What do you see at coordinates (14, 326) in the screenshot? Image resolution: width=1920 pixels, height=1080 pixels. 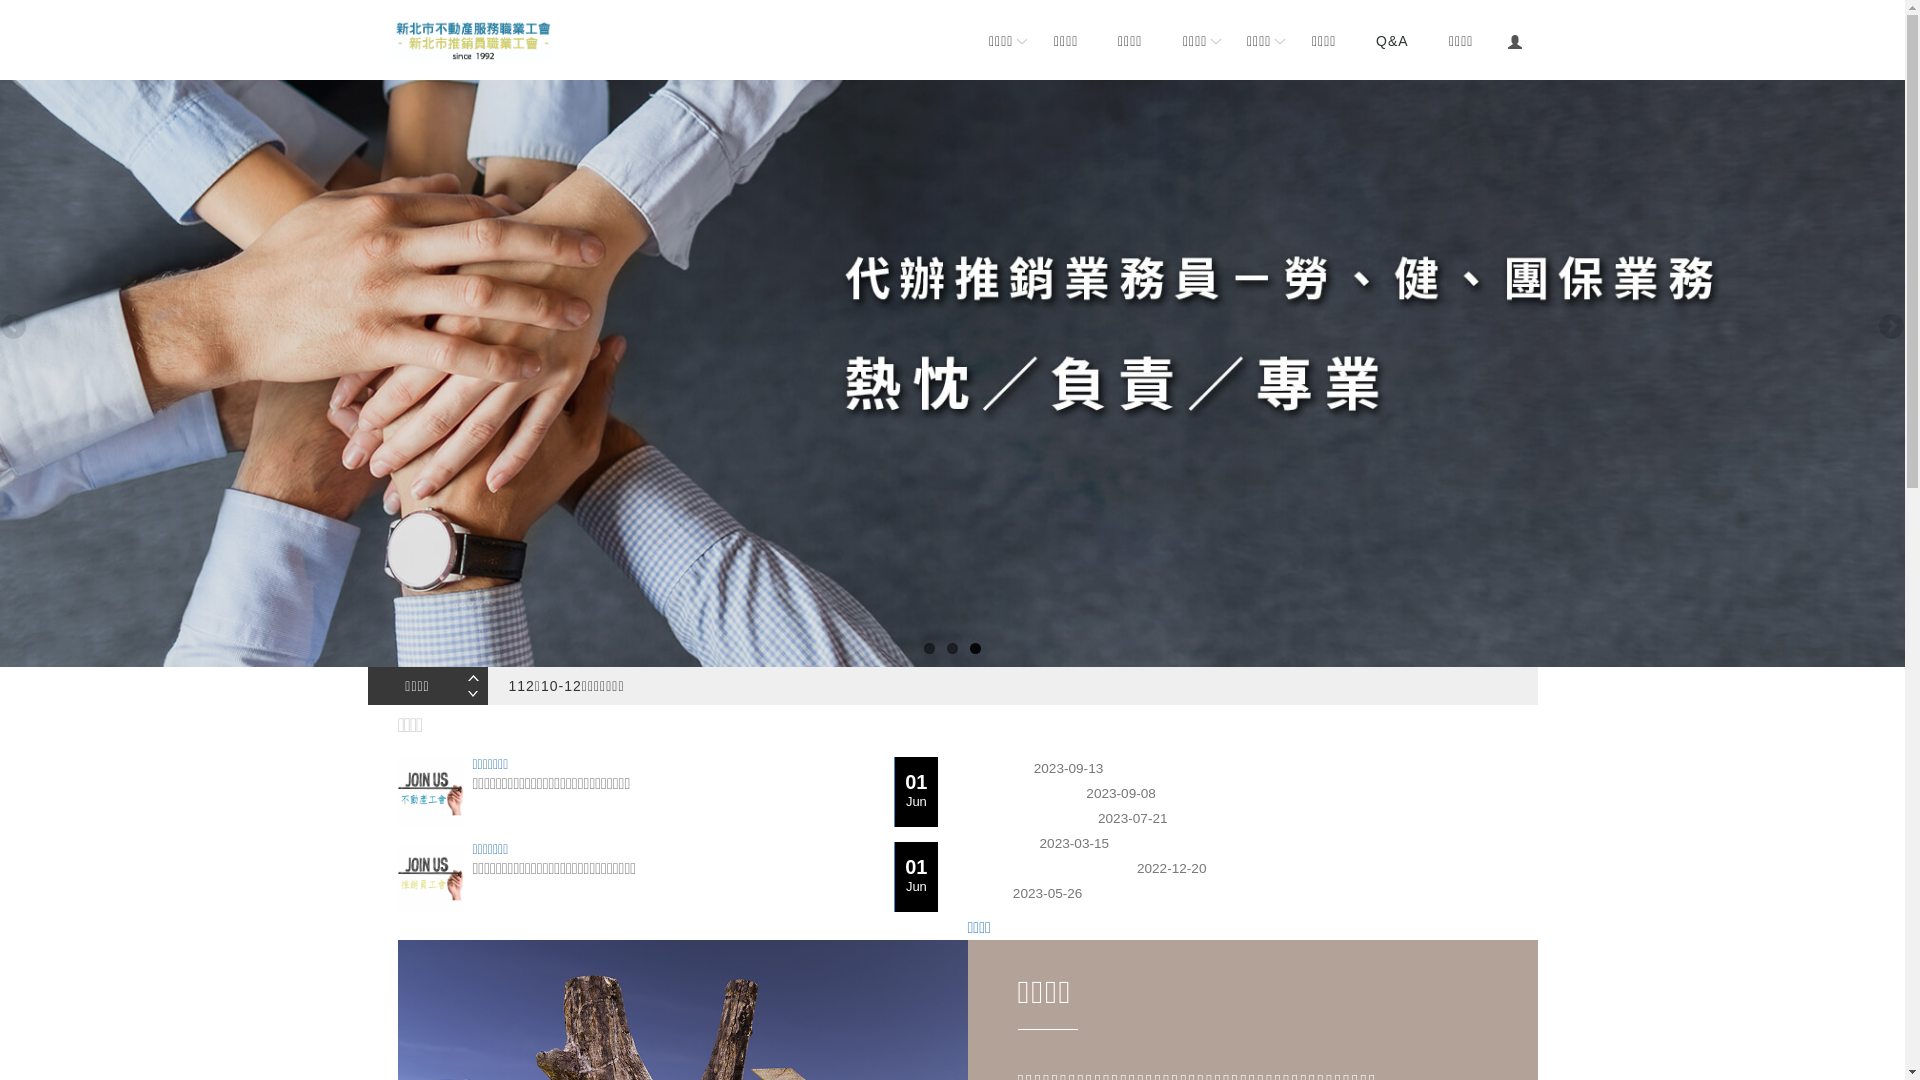 I see `'Previous'` at bounding box center [14, 326].